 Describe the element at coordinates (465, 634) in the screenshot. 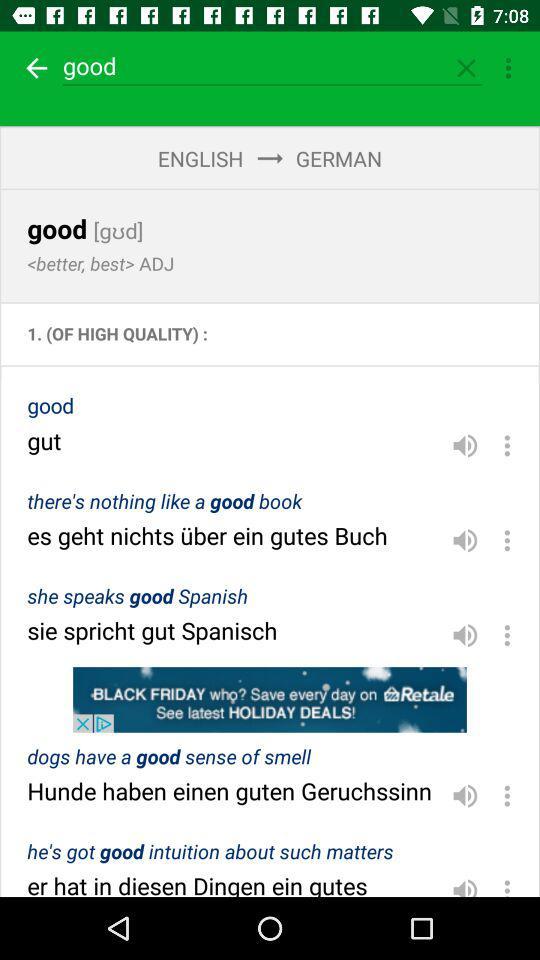

I see `volume button` at that location.